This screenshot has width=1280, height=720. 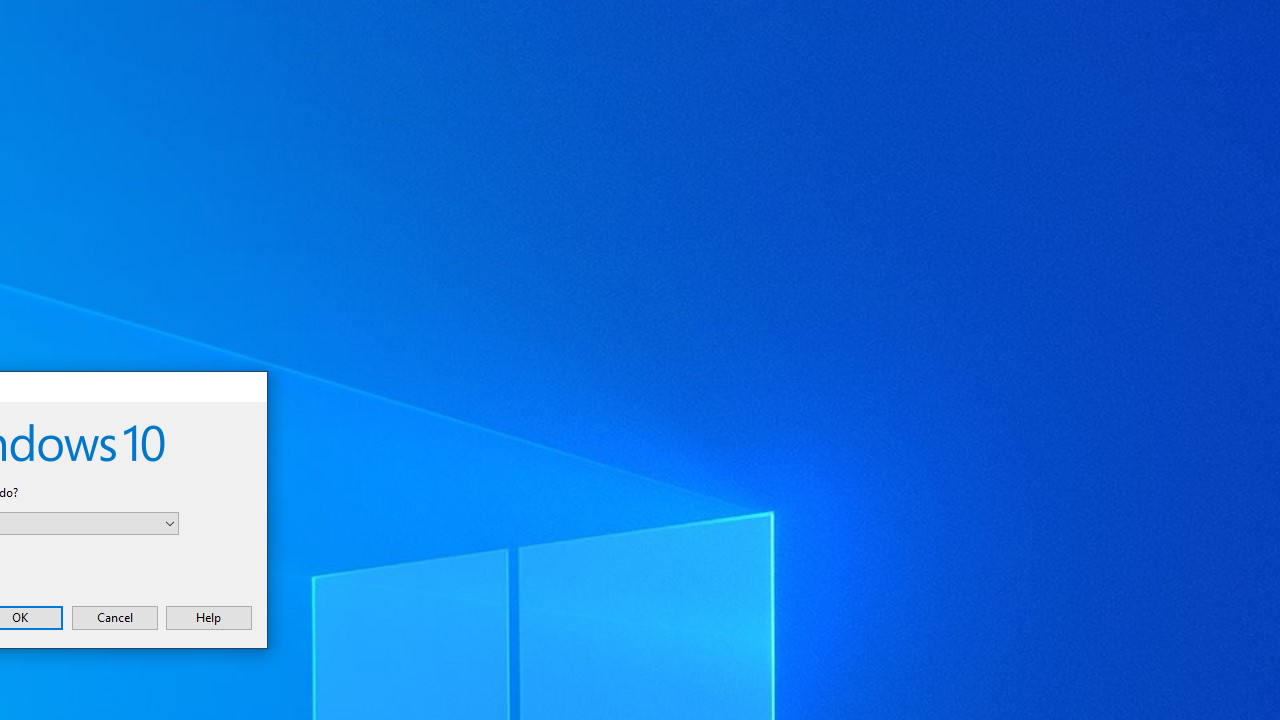 I want to click on 'Cancel', so click(x=113, y=616).